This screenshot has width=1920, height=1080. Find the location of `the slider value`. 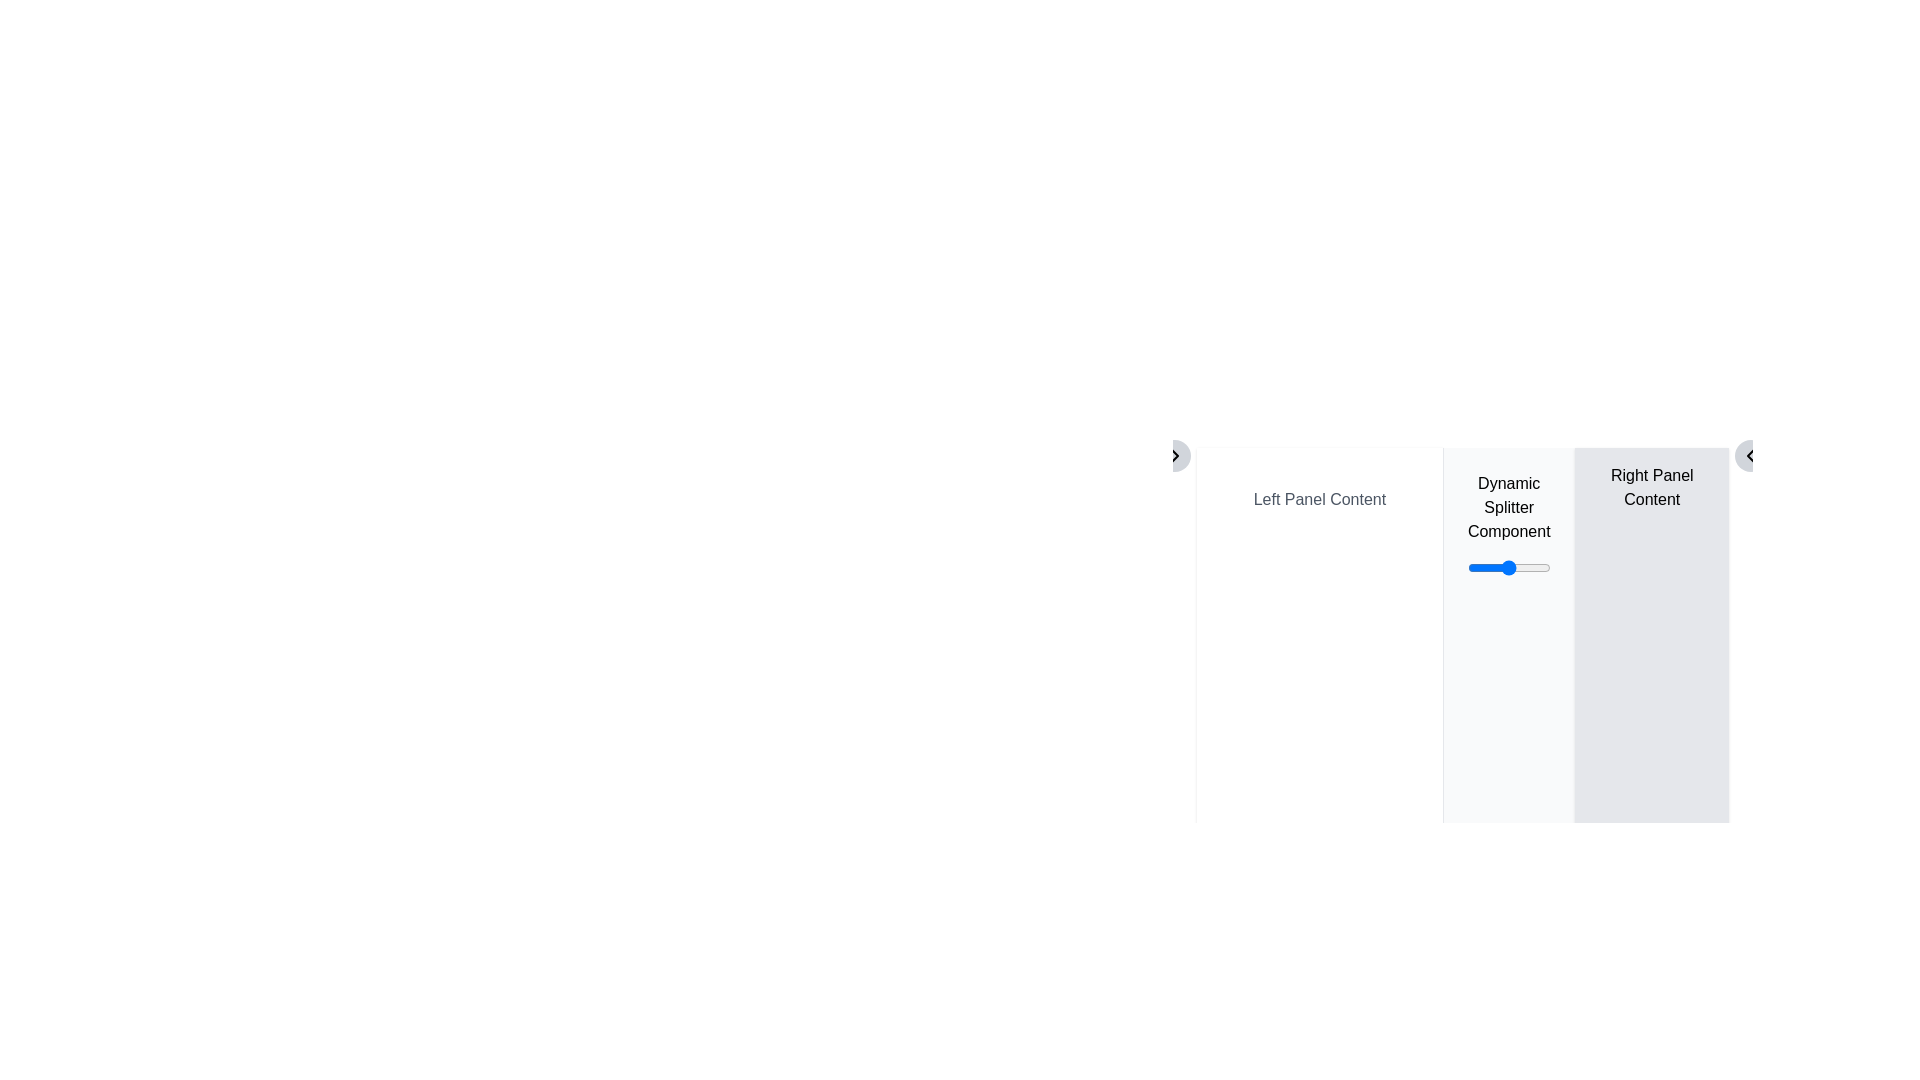

the slider value is located at coordinates (1482, 567).